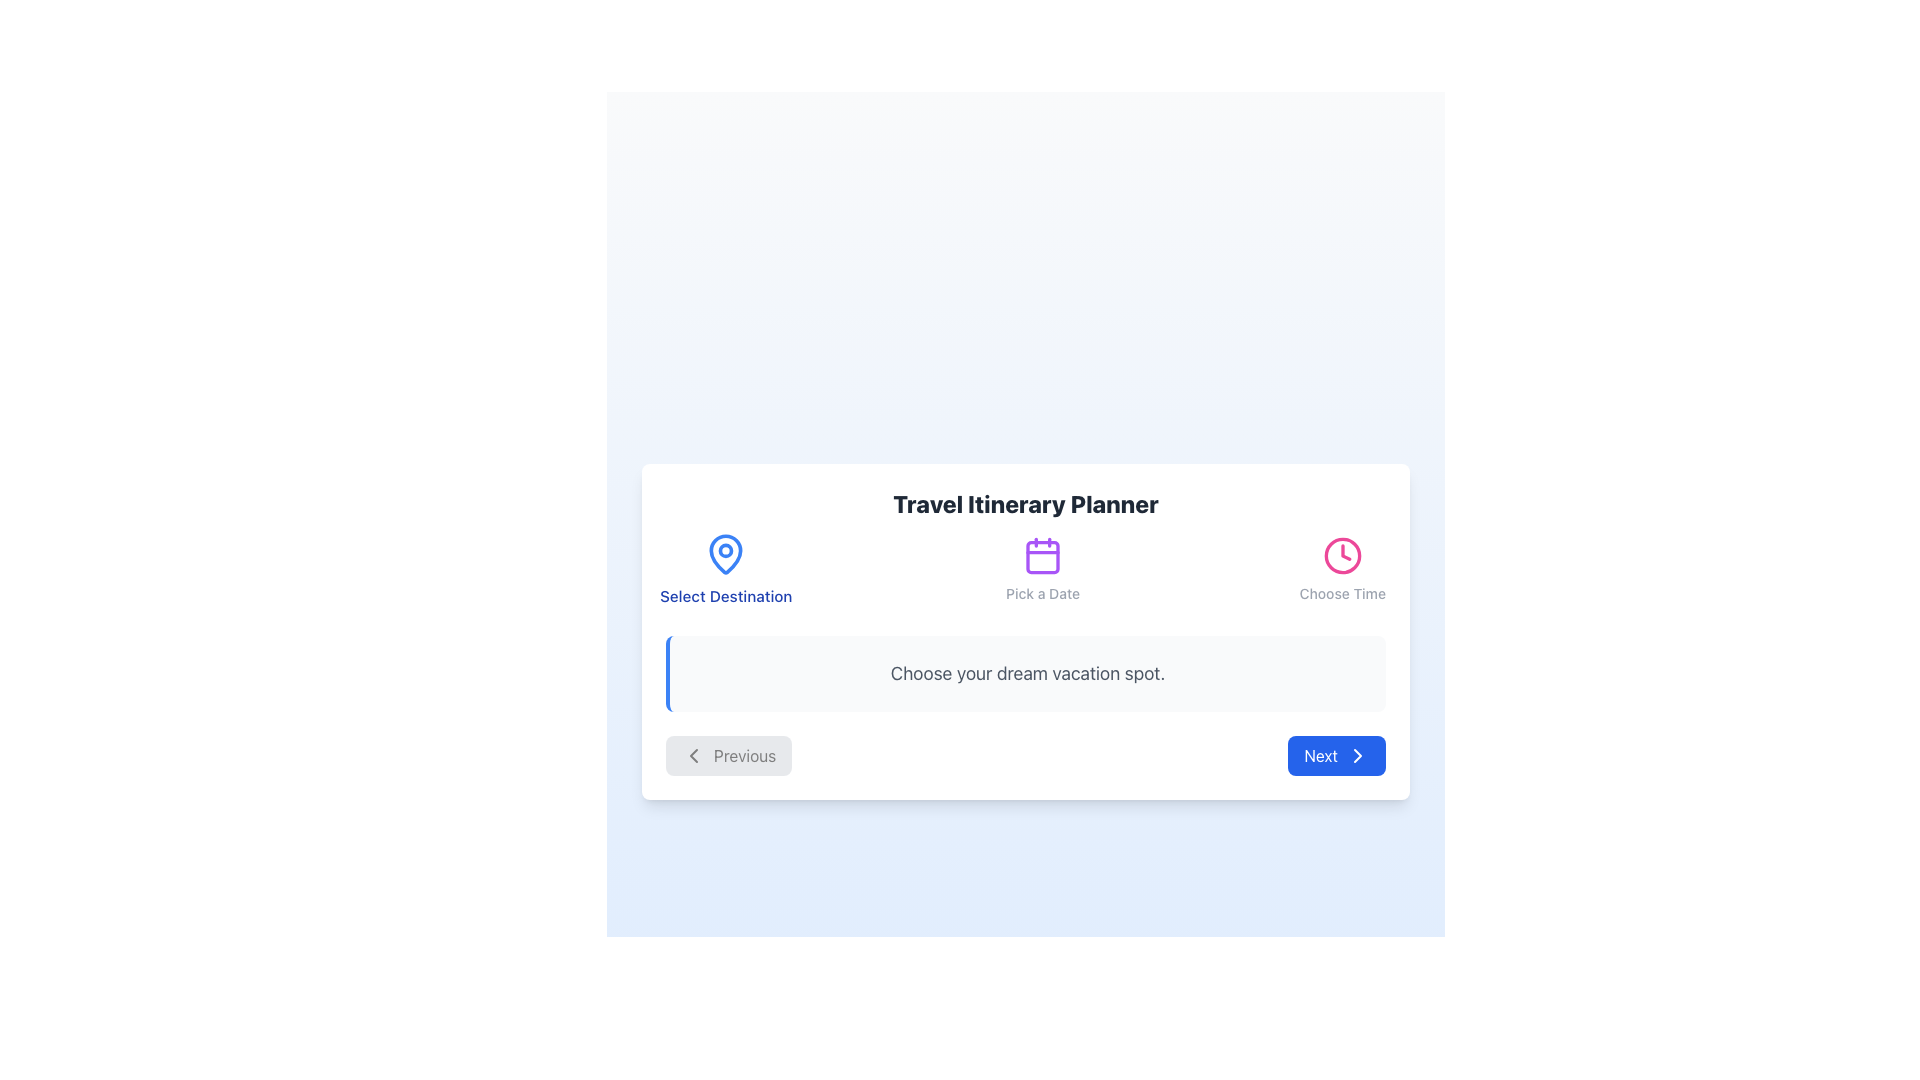 Image resolution: width=1920 pixels, height=1080 pixels. I want to click on the text label reading 'Pick a Date' which is positioned directly beneath the purple calendar icon in the Travel Itinerary Planner interface, so click(1042, 593).